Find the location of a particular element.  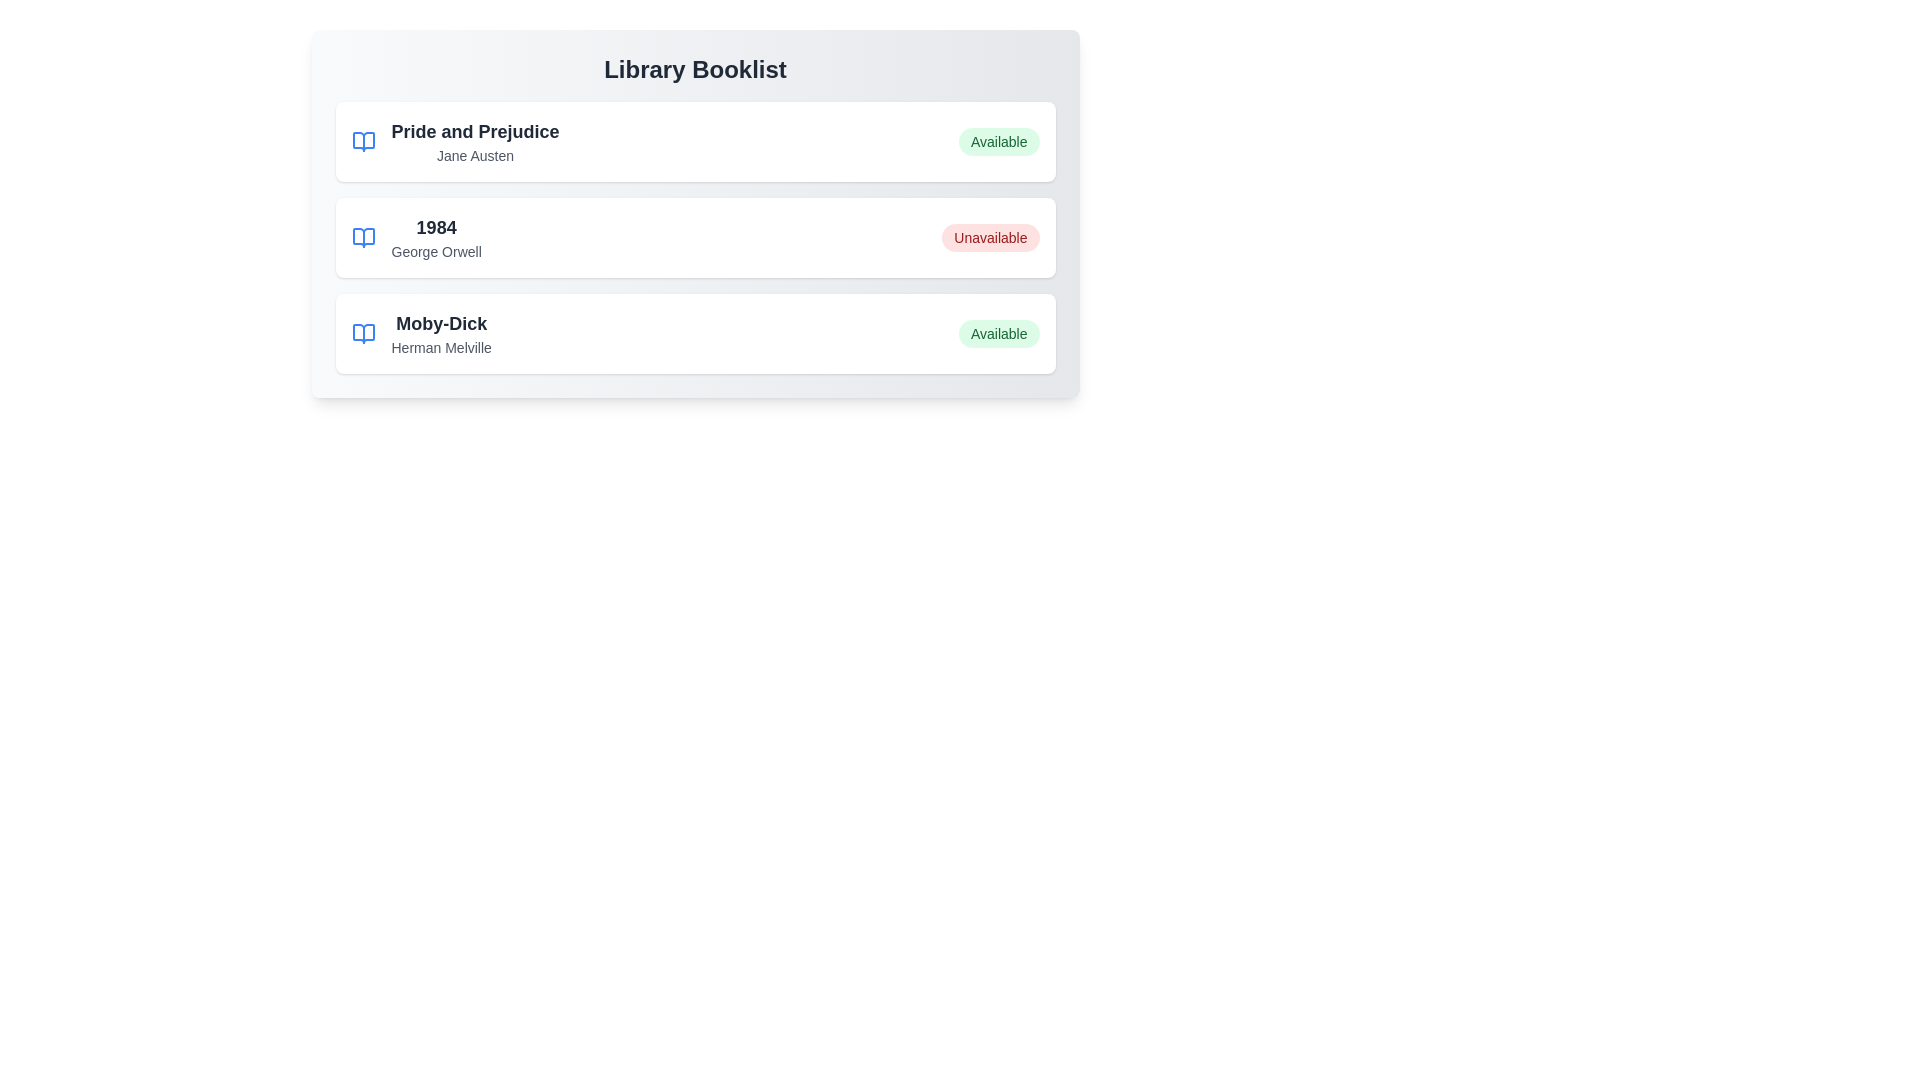

the book icon to view details for Moby-Dick is located at coordinates (363, 333).